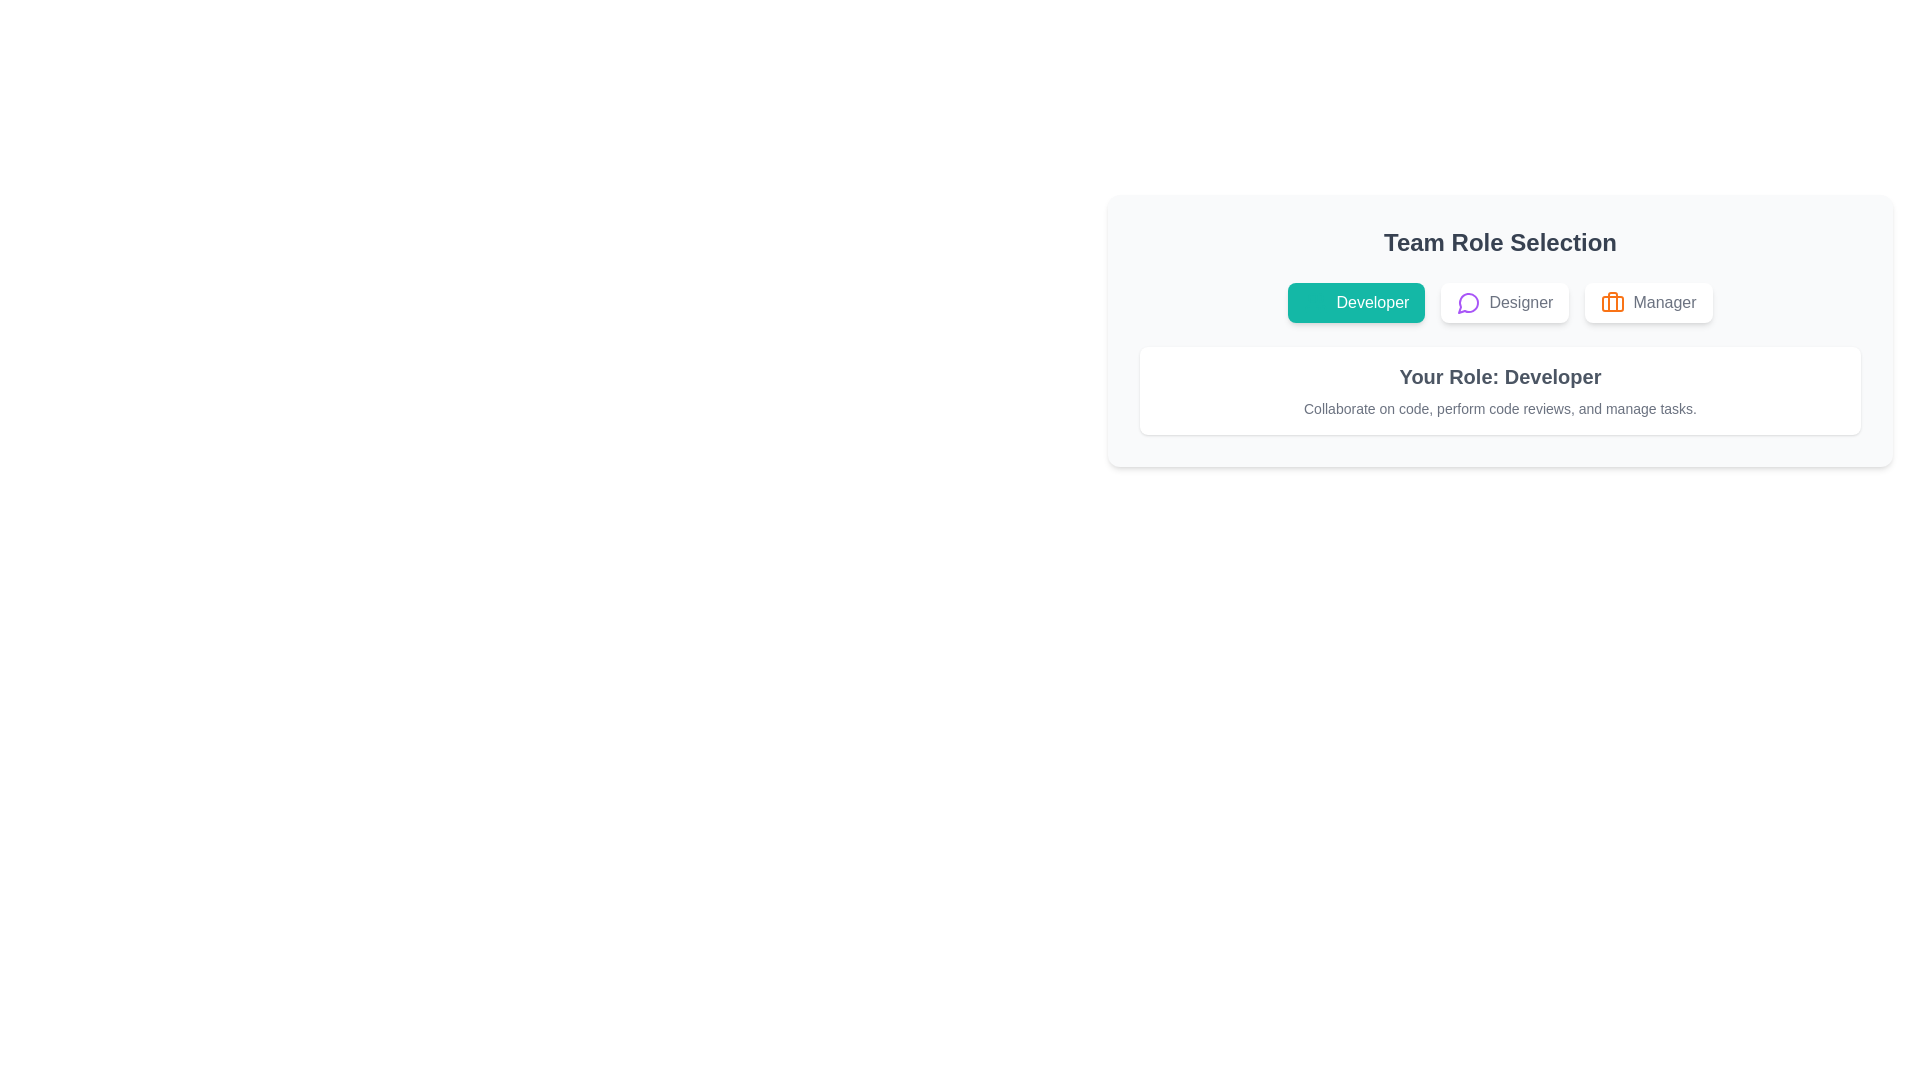 The image size is (1920, 1080). I want to click on the 'Developer' interactive text with a teal icon, so click(1356, 303).